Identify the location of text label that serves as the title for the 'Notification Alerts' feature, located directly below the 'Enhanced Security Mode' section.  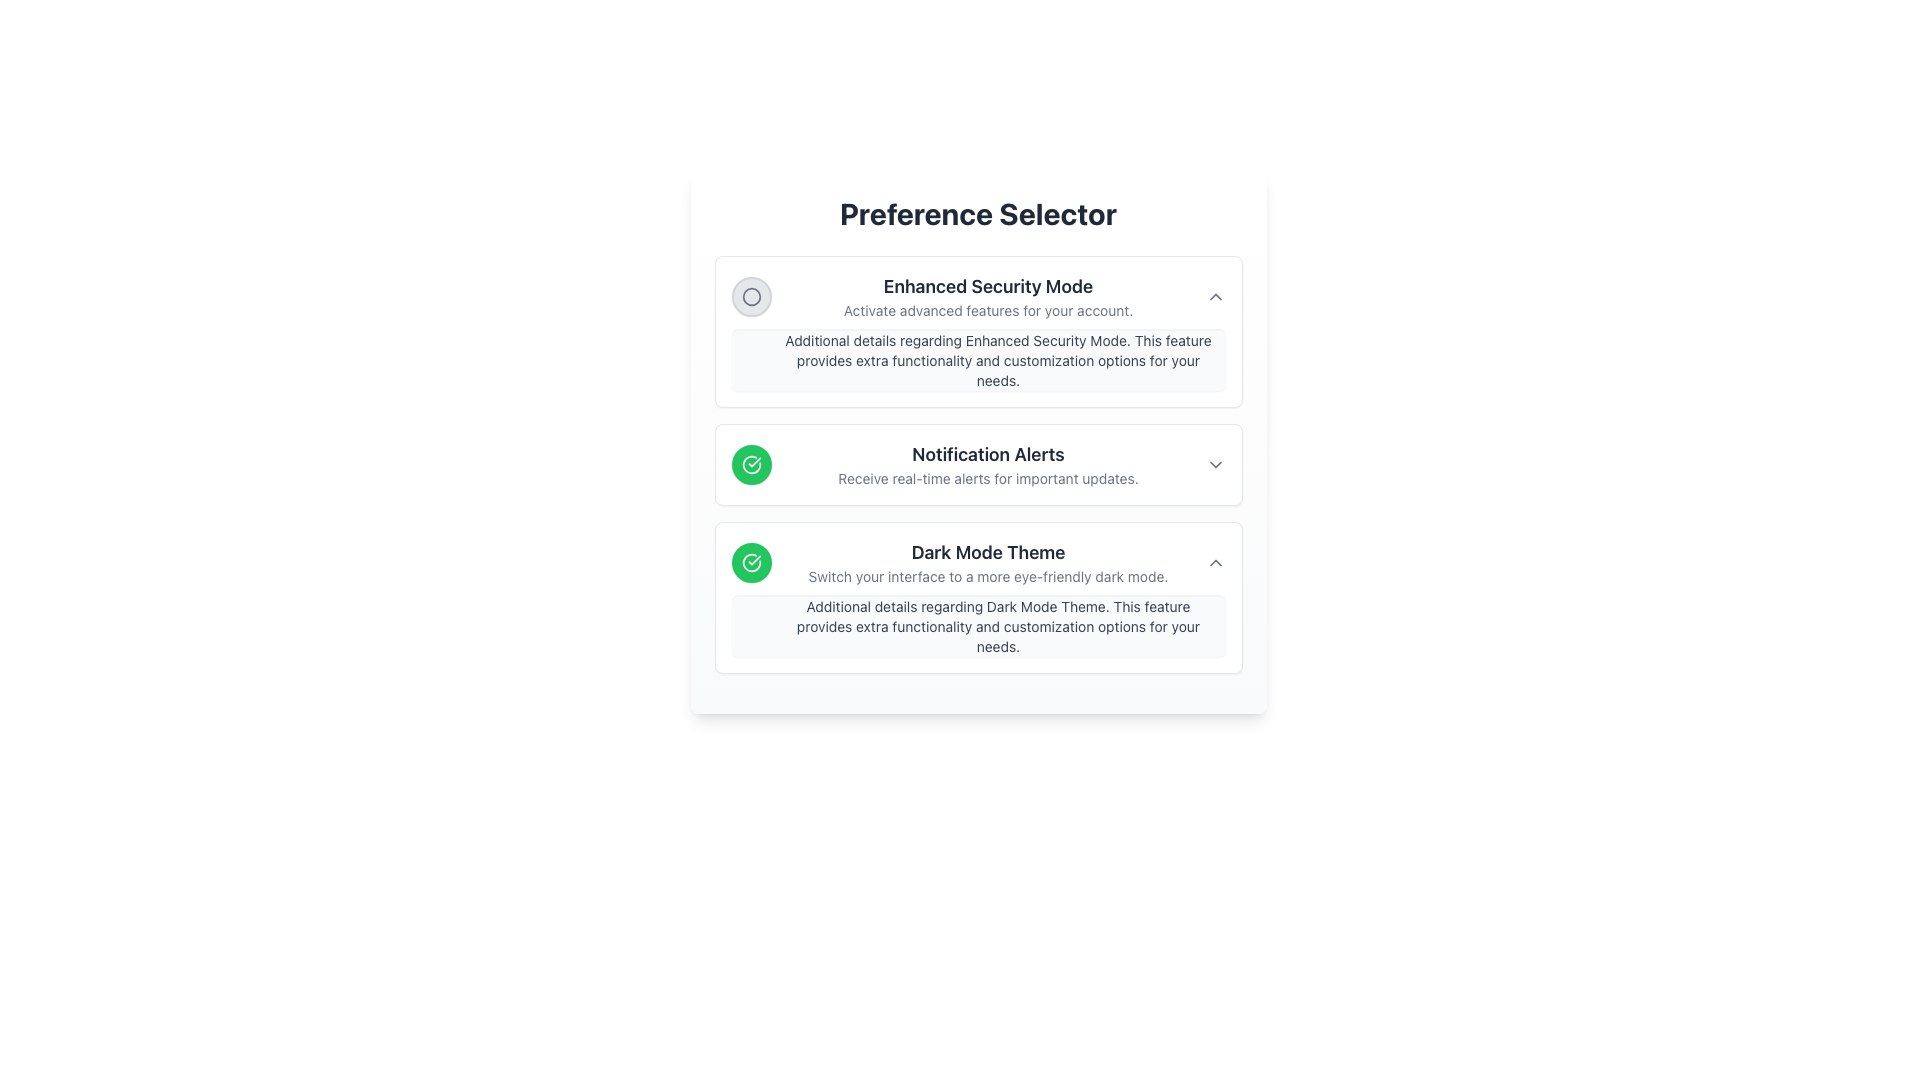
(988, 455).